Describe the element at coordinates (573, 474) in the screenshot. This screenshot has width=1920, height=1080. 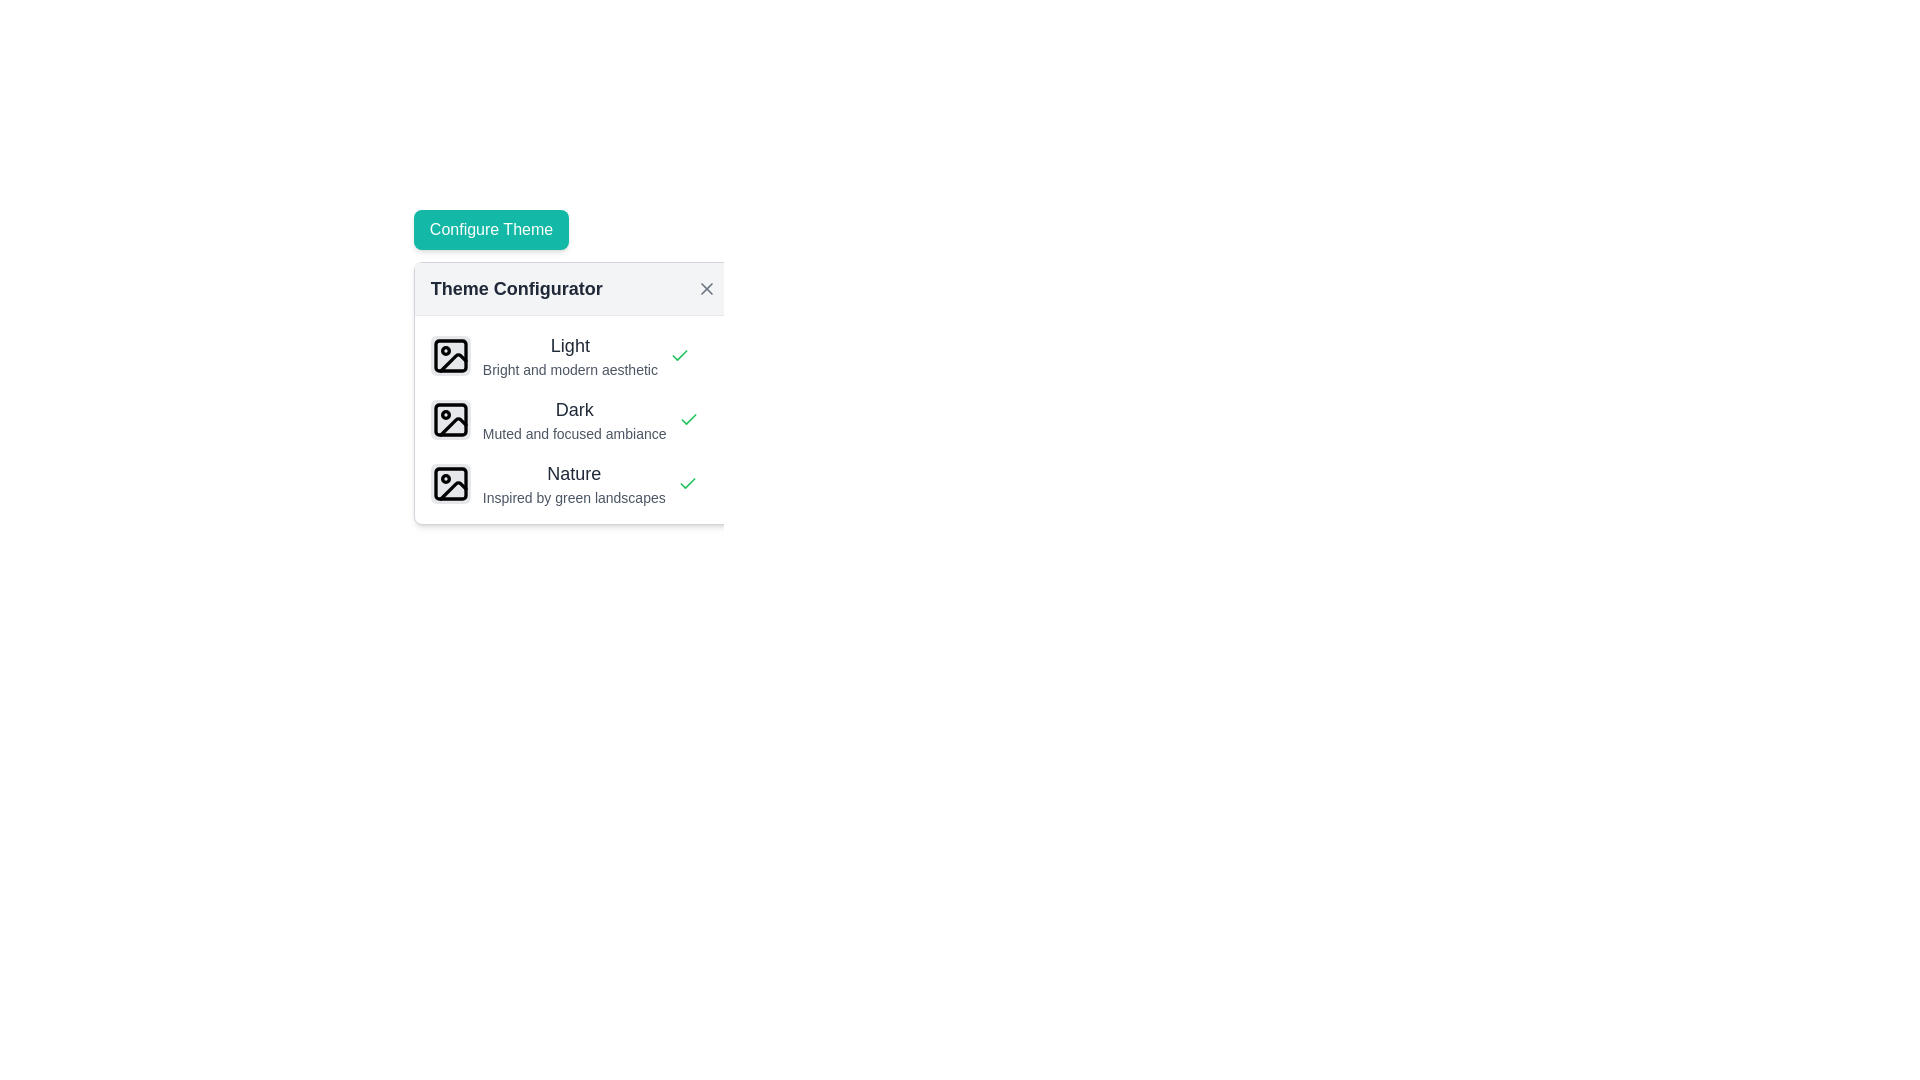
I see `the 'Nature' theme configuration title text label located within the 'Theme Configurator' panel` at that location.